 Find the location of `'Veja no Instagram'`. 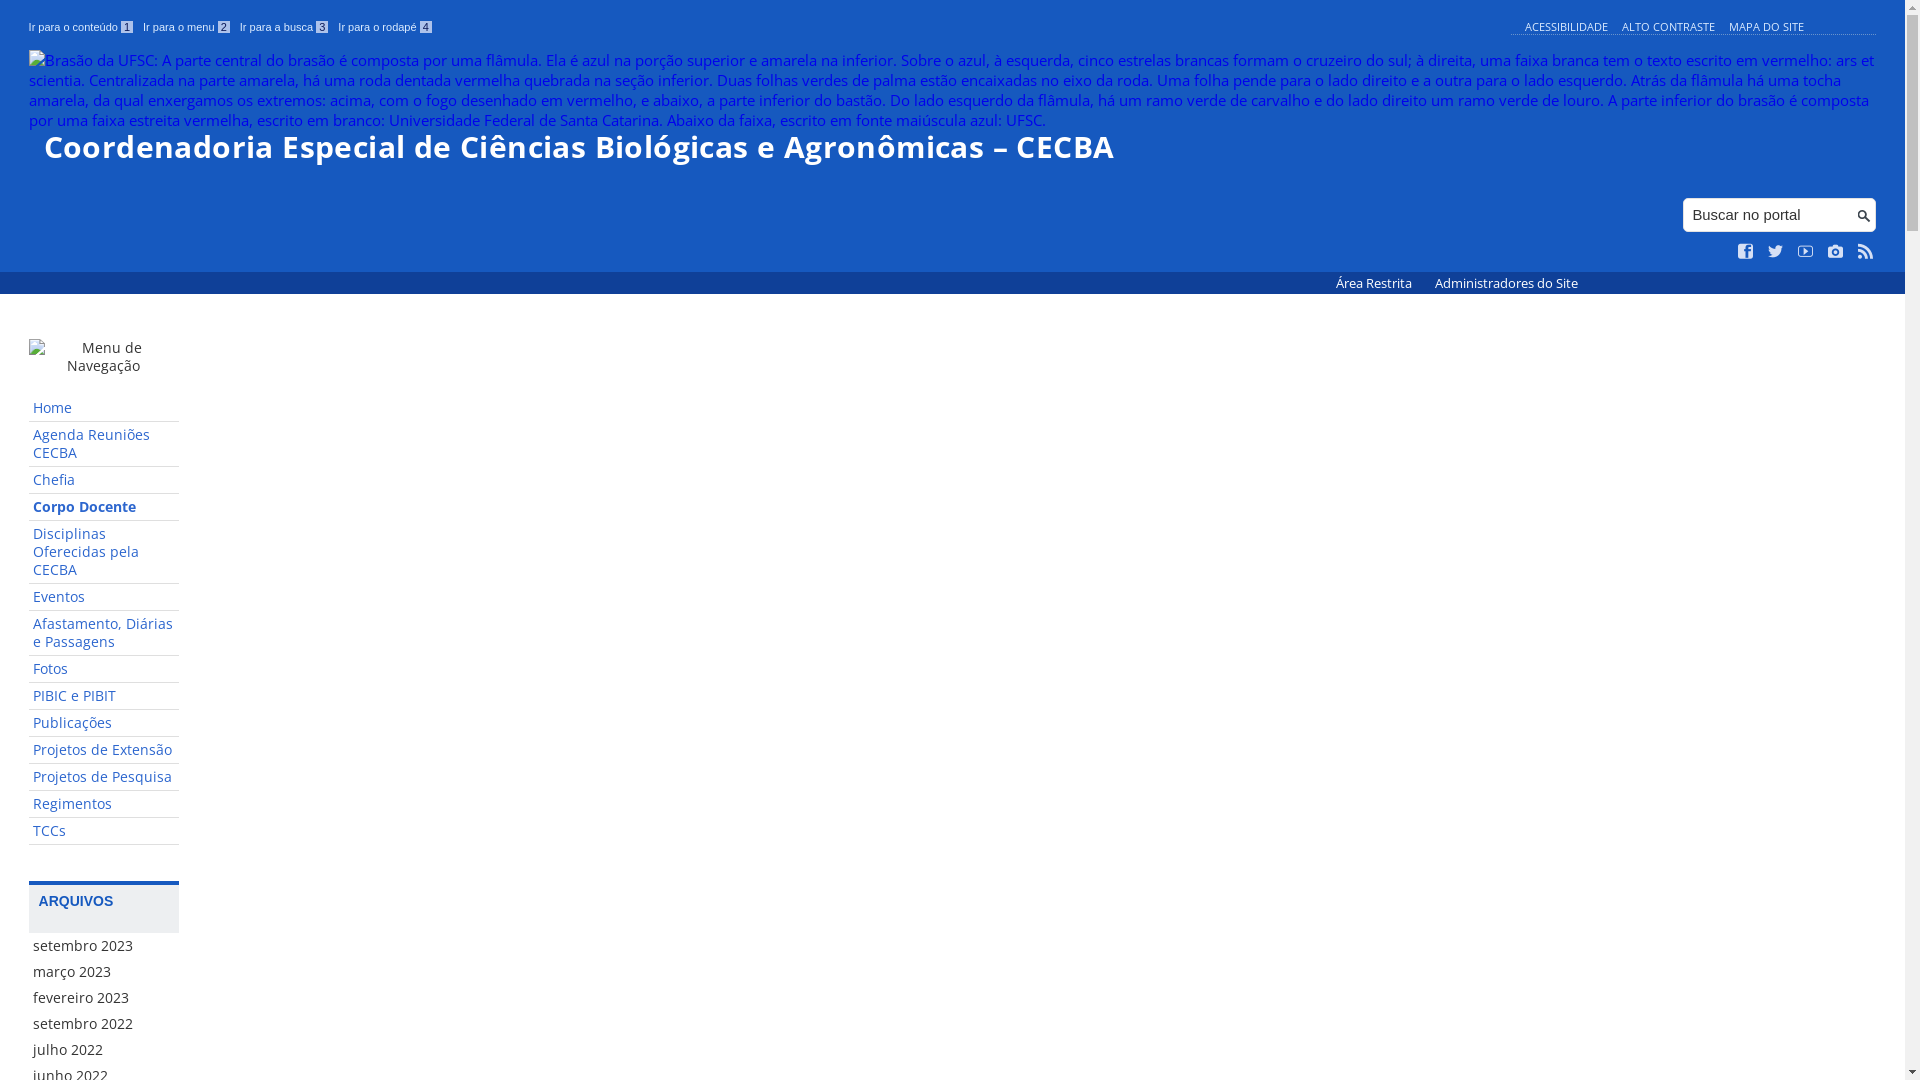

'Veja no Instagram' is located at coordinates (1836, 250).